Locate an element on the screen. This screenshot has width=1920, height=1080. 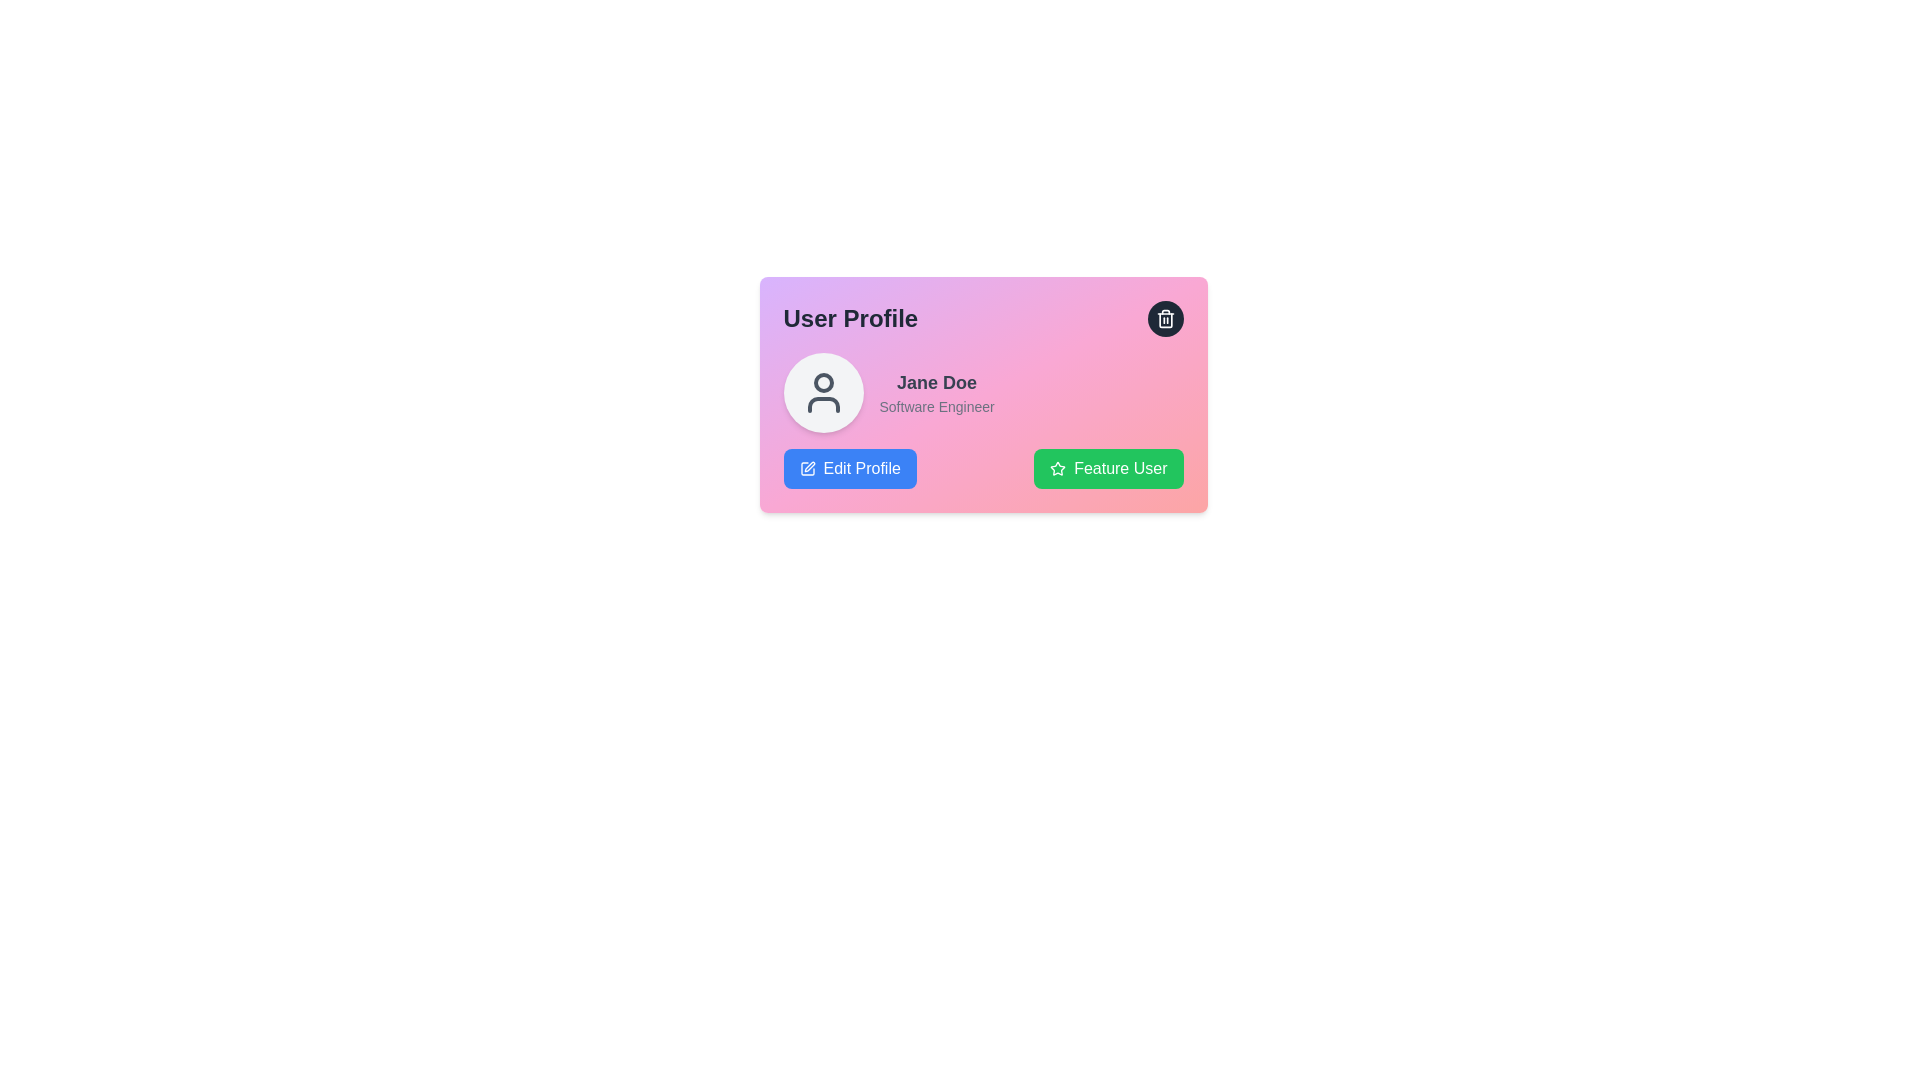
the 'User Profile' text label which displays bold text in large font size on a gradient pink and purple background, located near the top-left side of the user profile section's header is located at coordinates (850, 318).